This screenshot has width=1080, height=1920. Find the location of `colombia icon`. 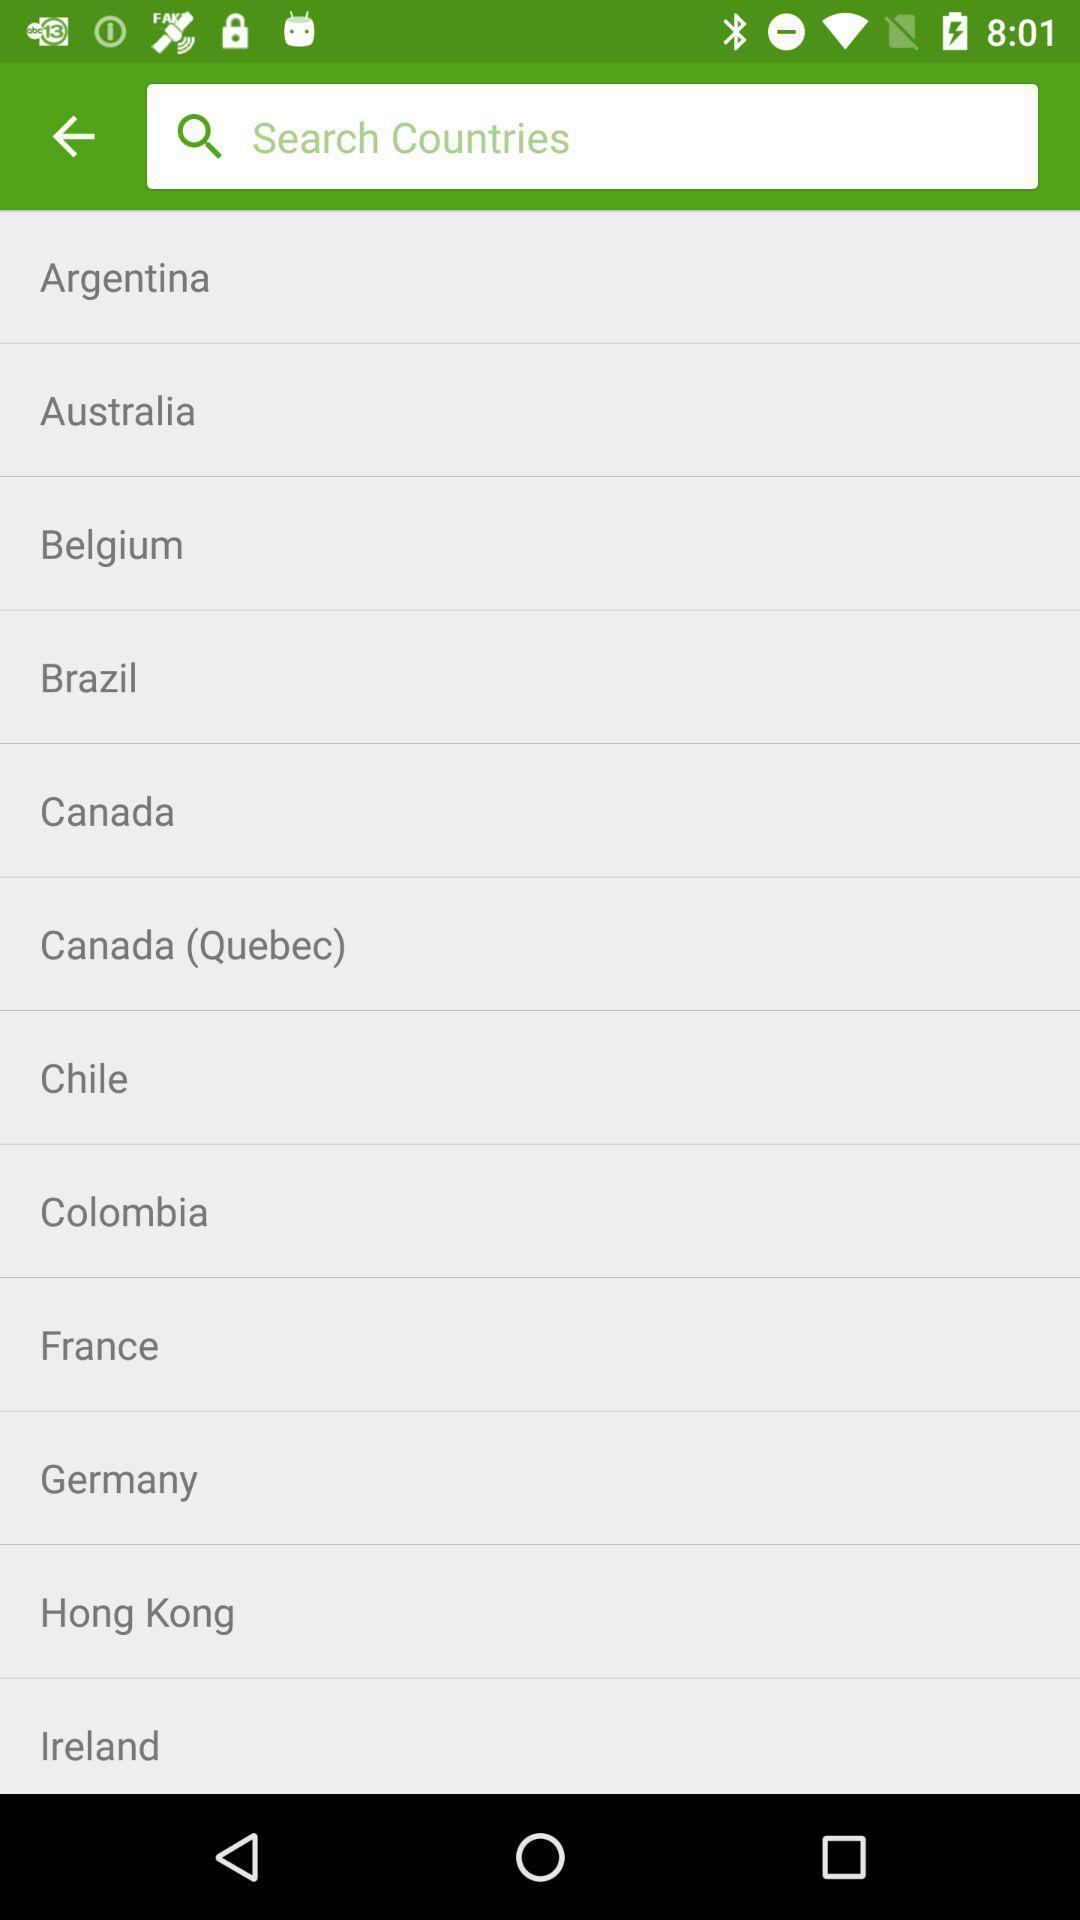

colombia icon is located at coordinates (540, 1209).